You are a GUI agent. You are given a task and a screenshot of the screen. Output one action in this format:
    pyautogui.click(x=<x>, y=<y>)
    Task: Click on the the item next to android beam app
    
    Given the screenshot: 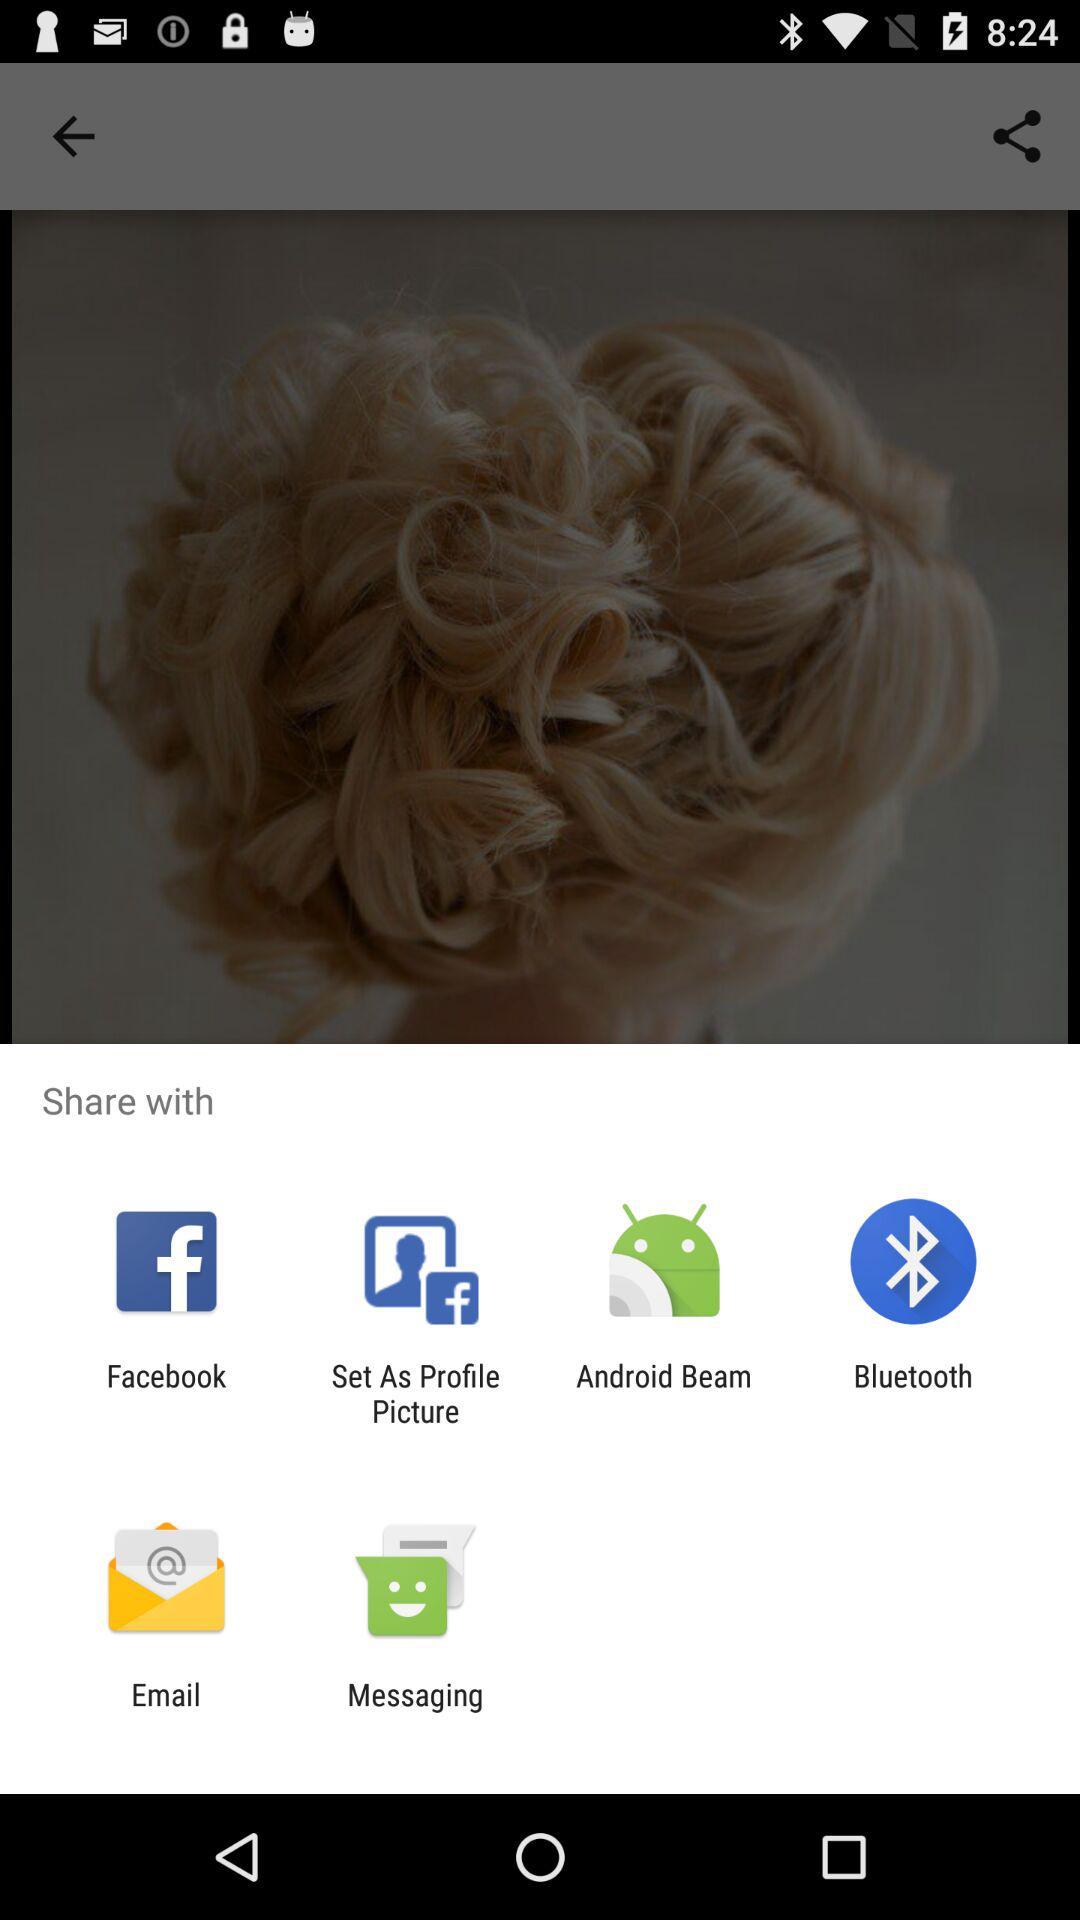 What is the action you would take?
    pyautogui.click(x=913, y=1392)
    